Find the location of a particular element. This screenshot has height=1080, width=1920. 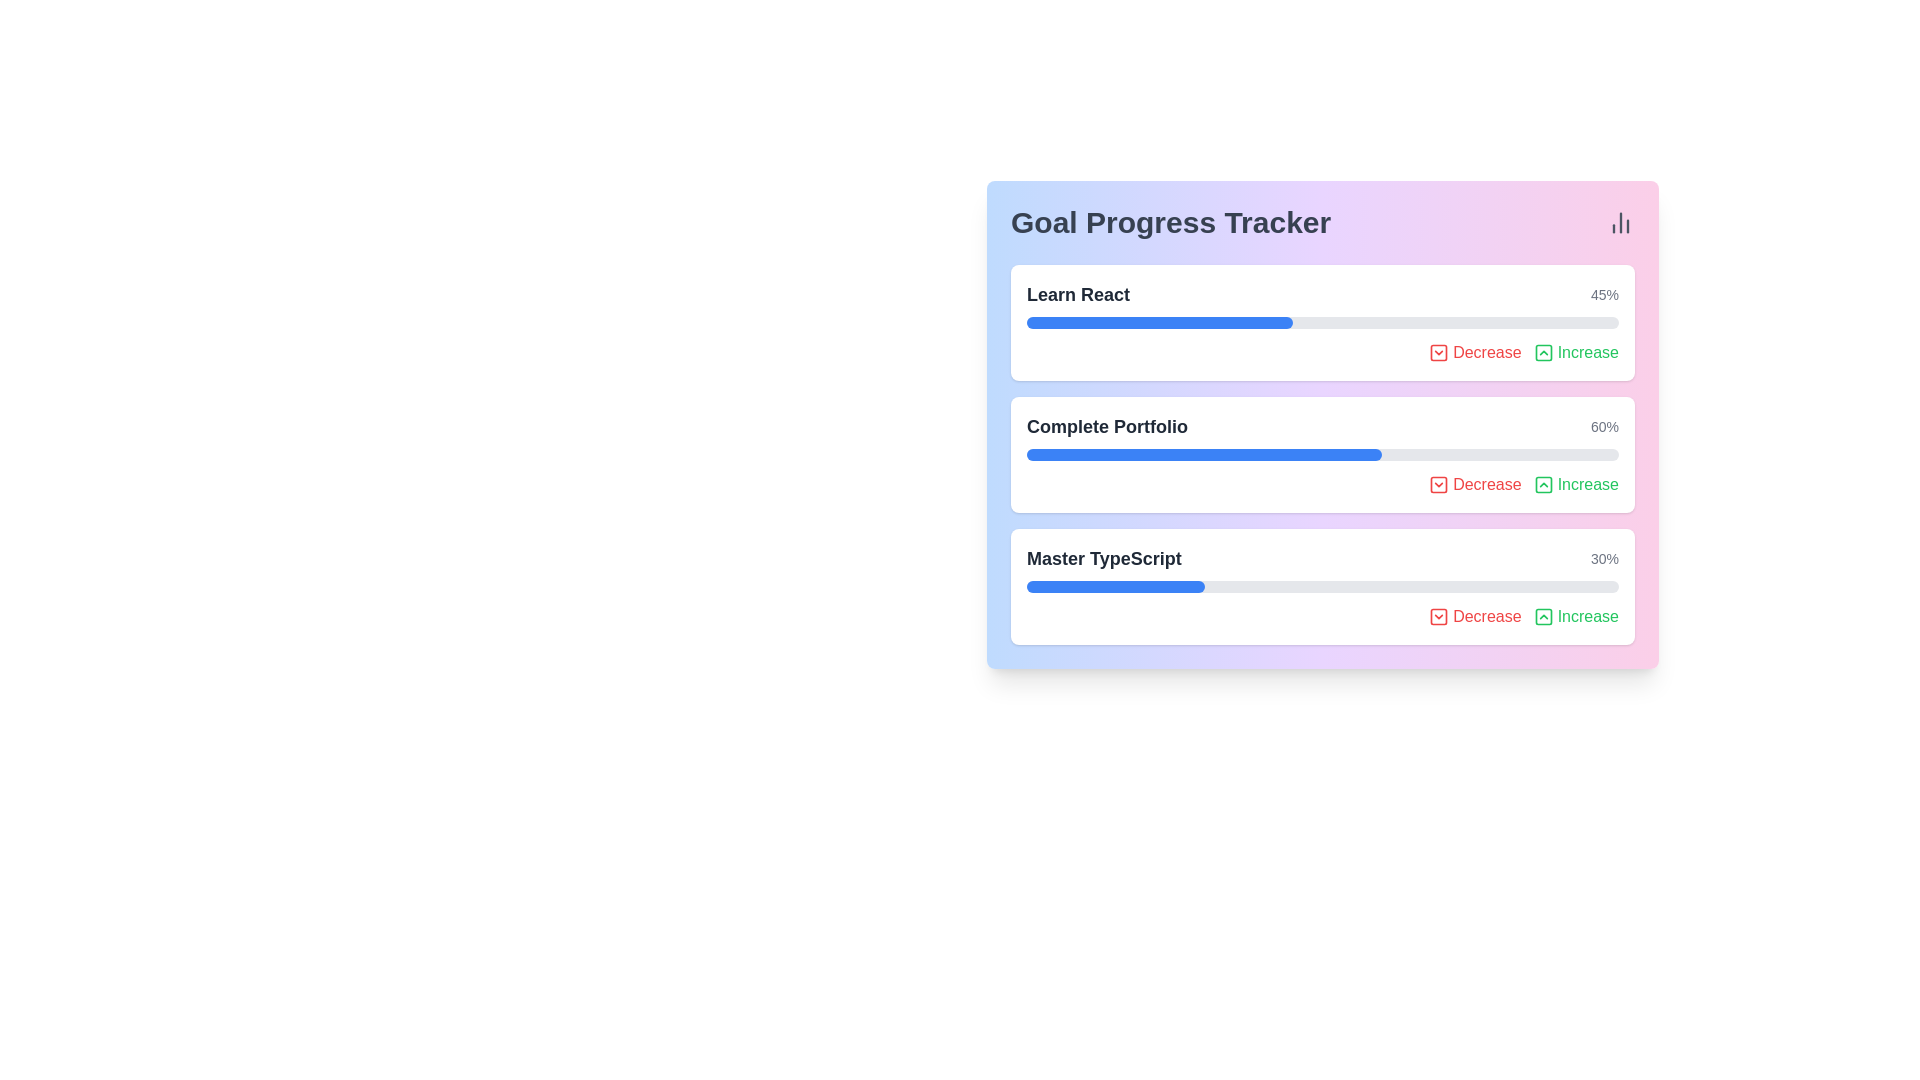

the 'Increase Progress' button located adjacent to the 'Complete Portfolio' progress bar under the 'Goal Progress Tracker' title is located at coordinates (1575, 485).